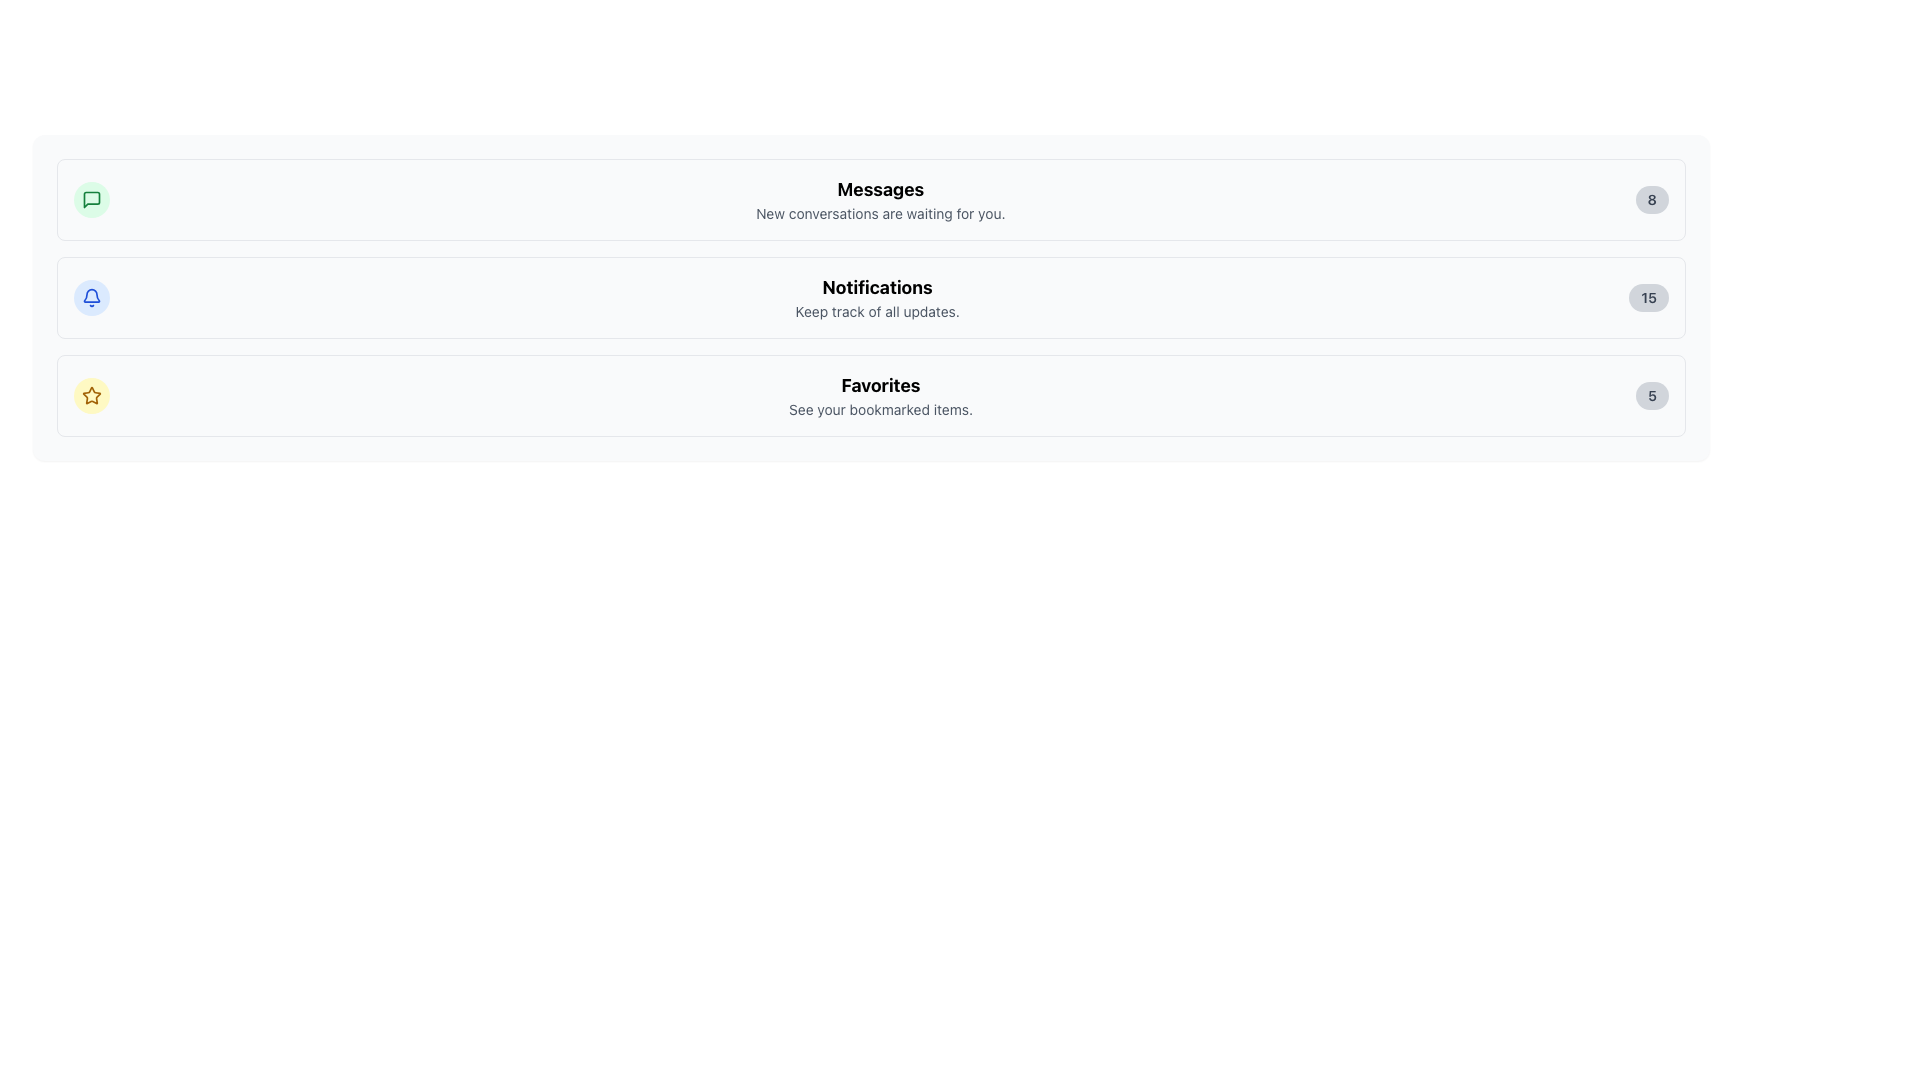  I want to click on text label containing the bold heading 'Notifications' and the subtitle 'Keep track of all updates.' to understand the information, so click(877, 297).